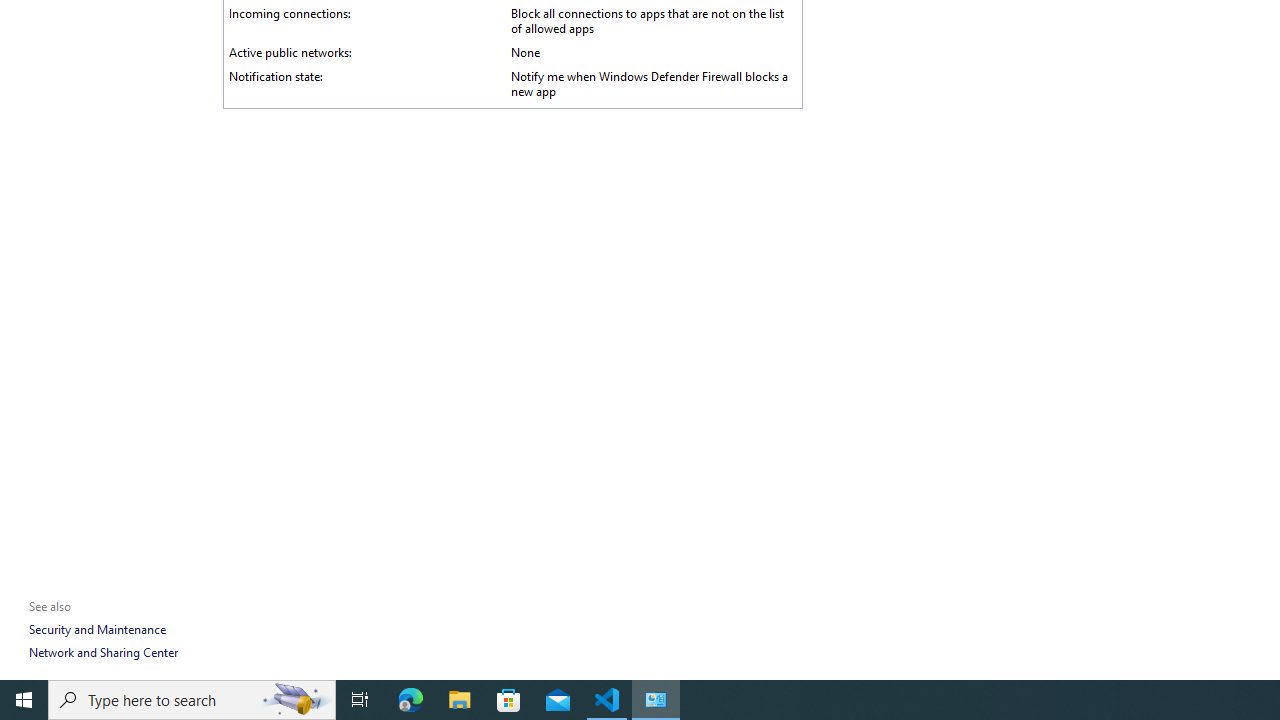 This screenshot has width=1280, height=720. I want to click on 'Microsoft Store', so click(509, 698).